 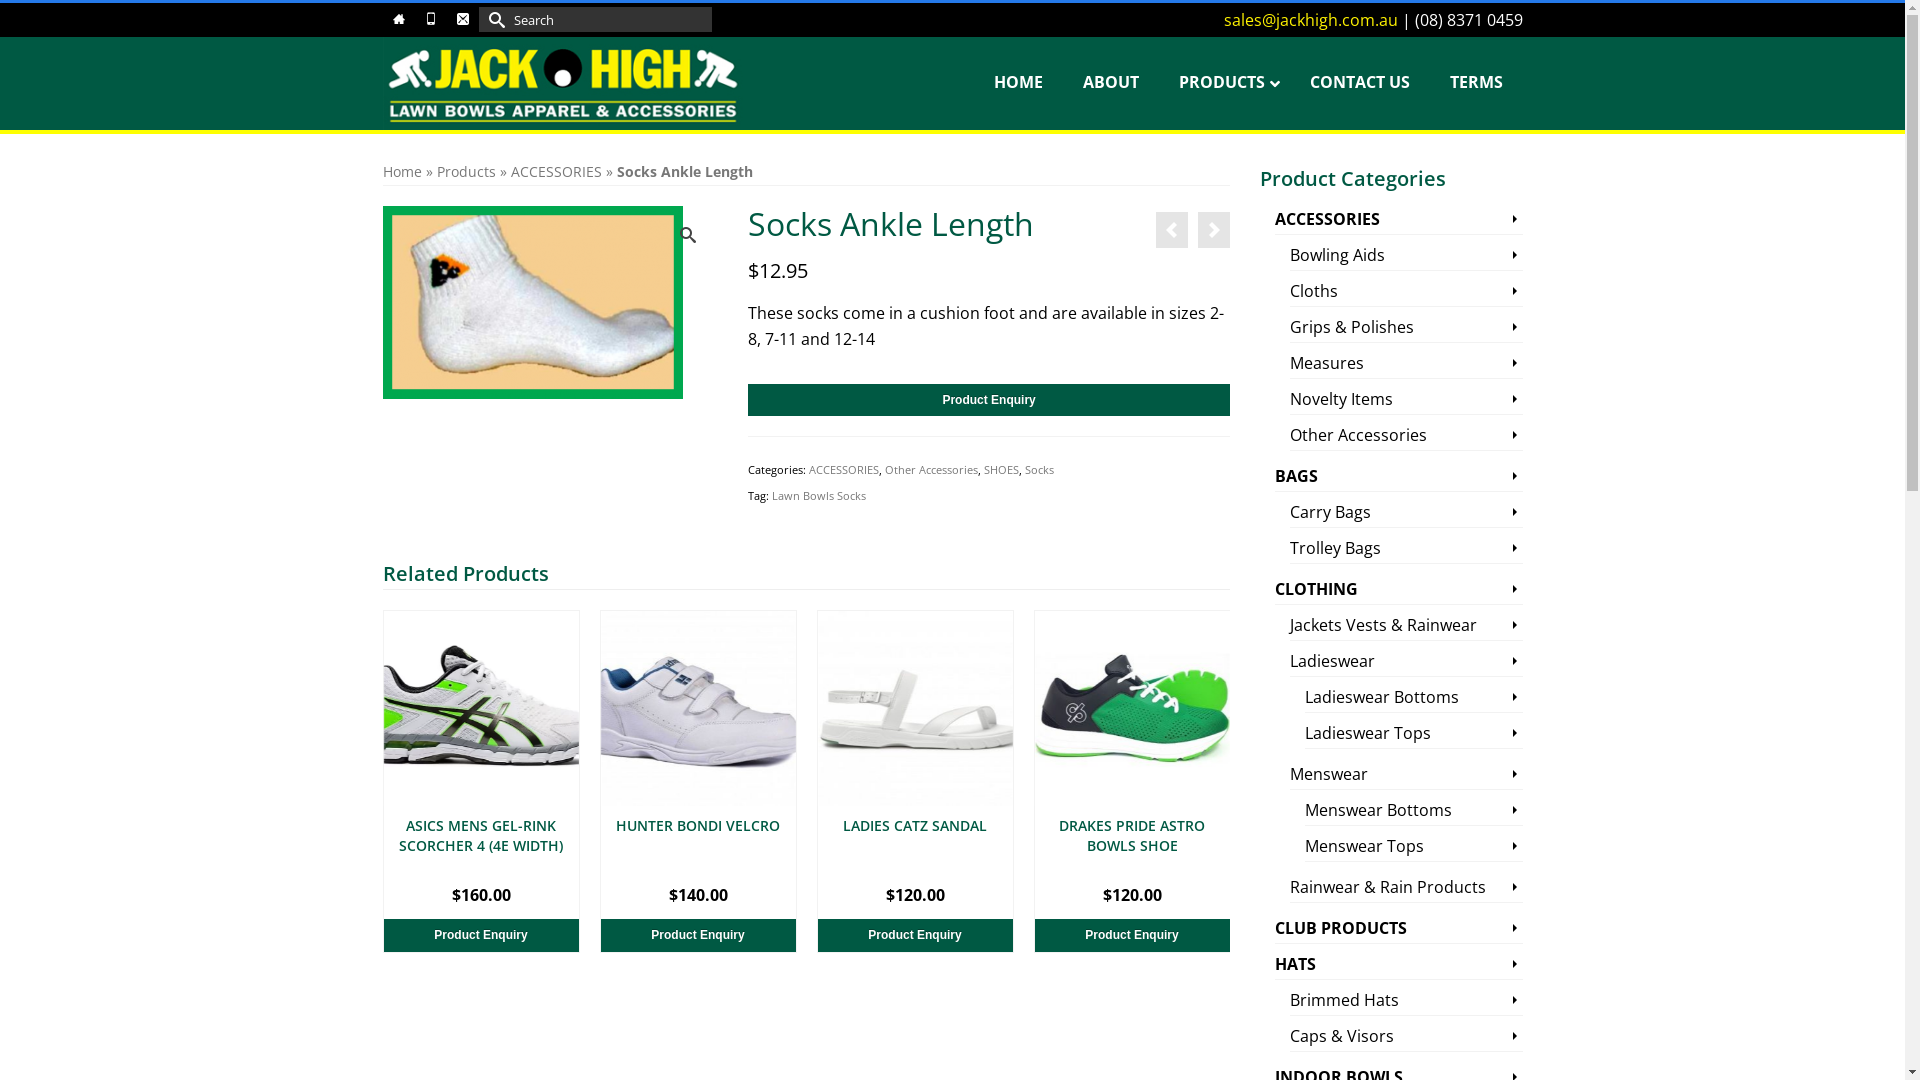 What do you see at coordinates (988, 400) in the screenshot?
I see `'Product Enquiry'` at bounding box center [988, 400].